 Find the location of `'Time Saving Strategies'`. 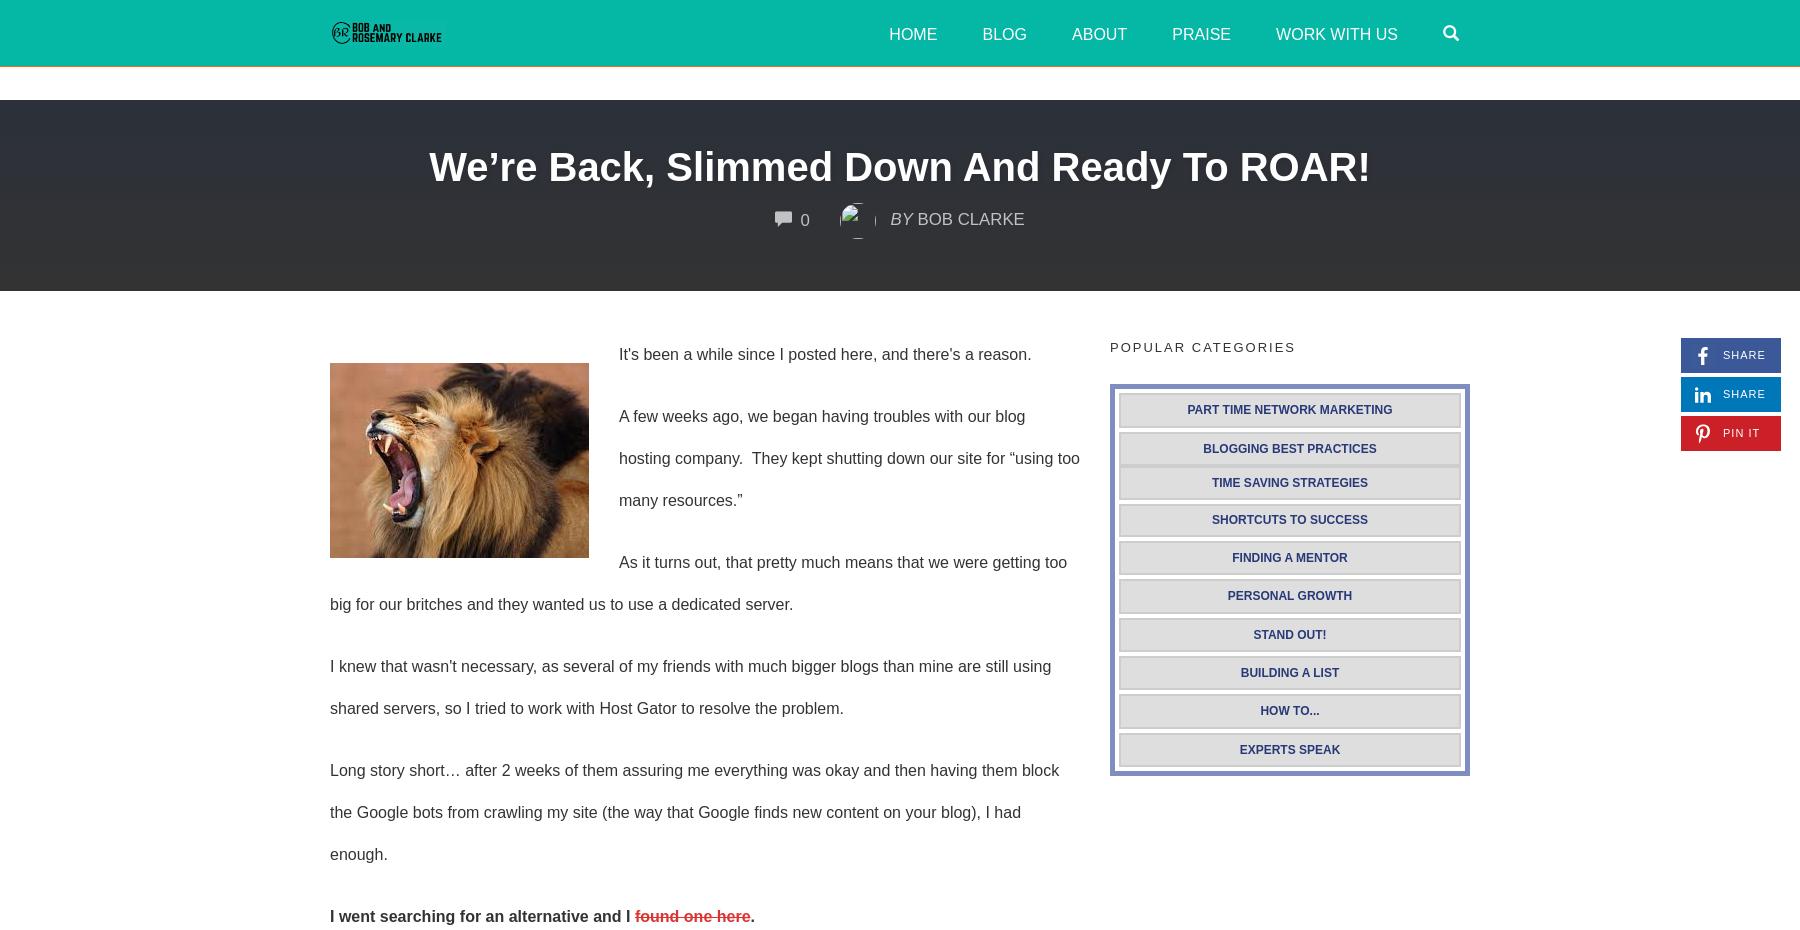

'Time Saving Strategies' is located at coordinates (1210, 482).